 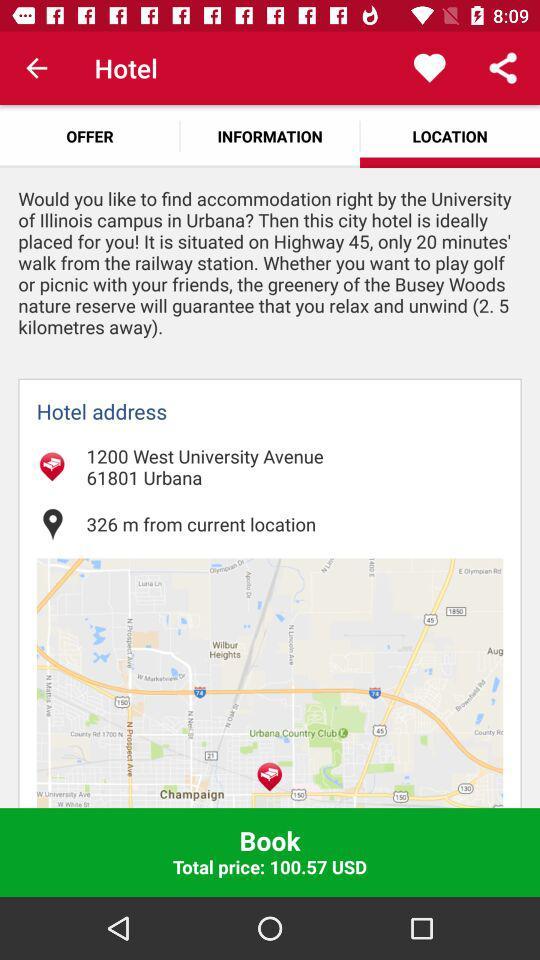 What do you see at coordinates (270, 135) in the screenshot?
I see `information item` at bounding box center [270, 135].